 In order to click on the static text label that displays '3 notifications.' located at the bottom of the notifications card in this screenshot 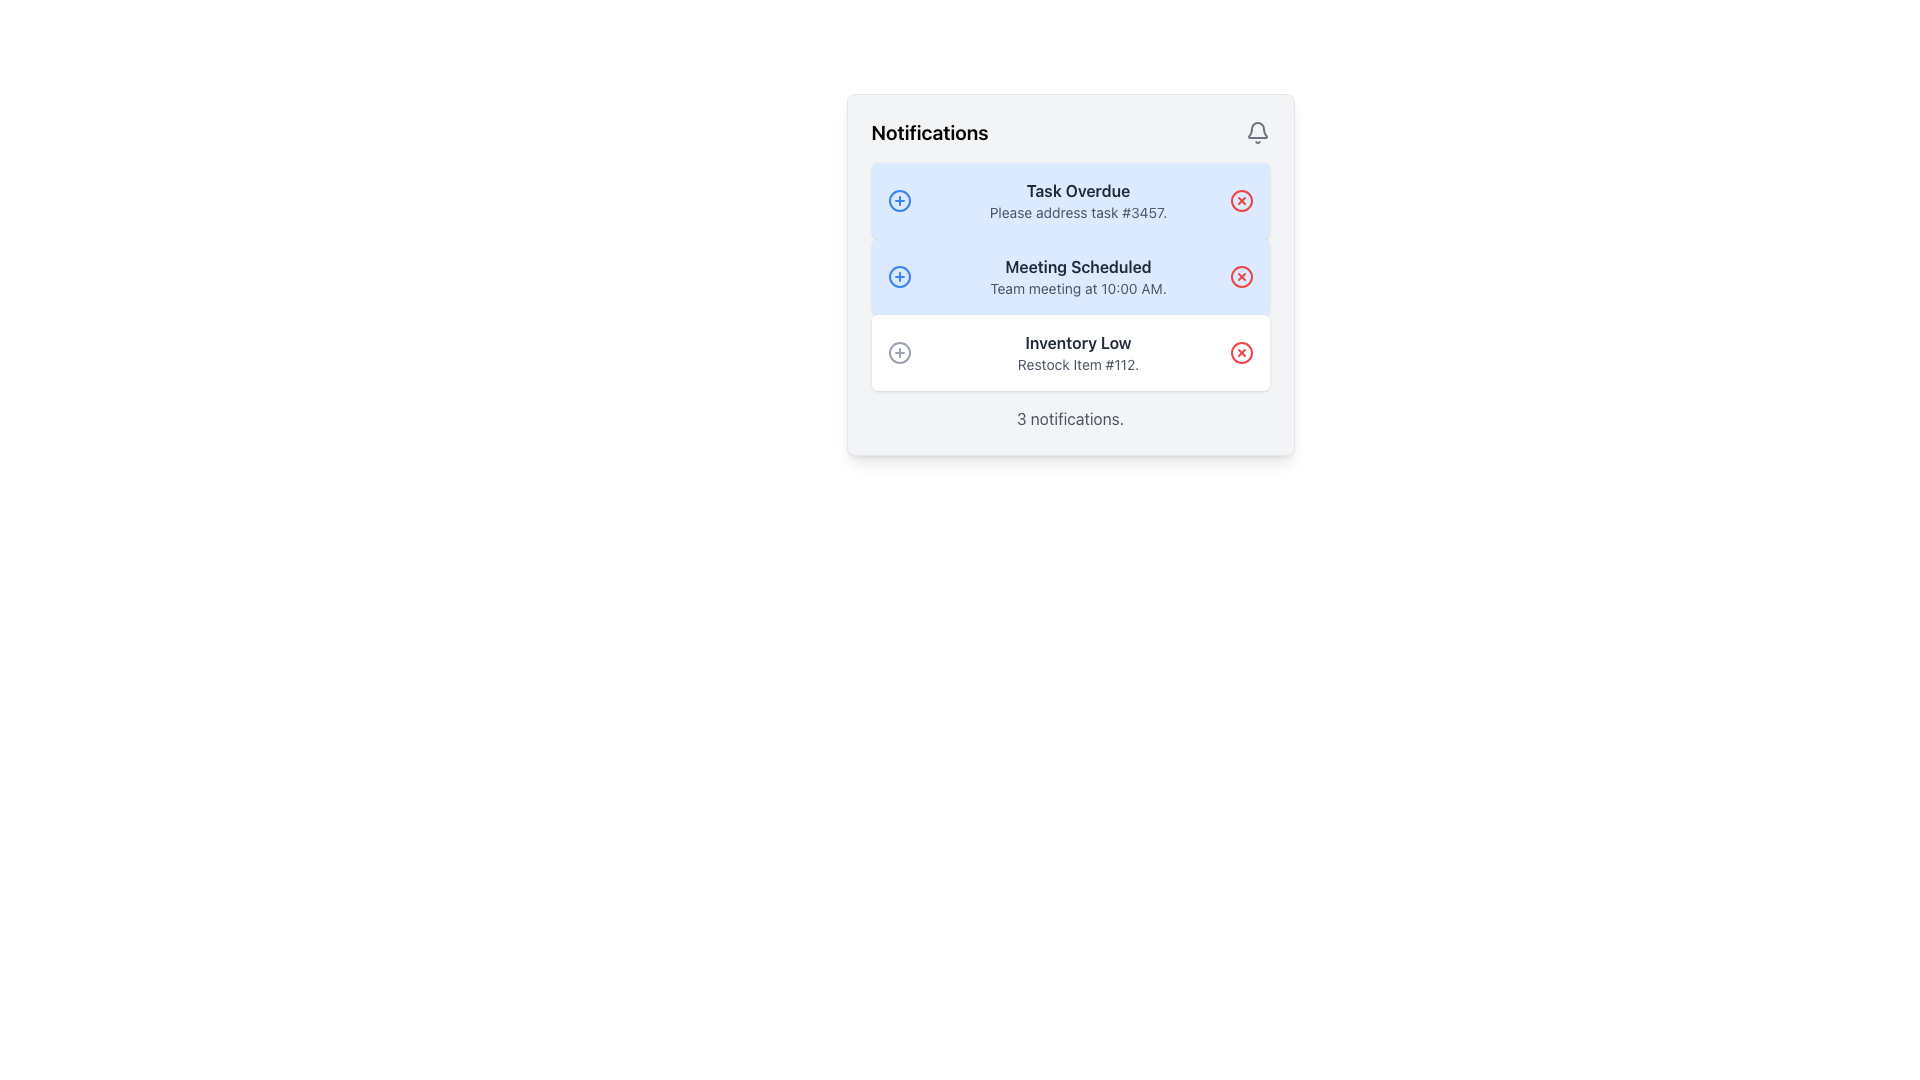, I will do `click(1069, 418)`.